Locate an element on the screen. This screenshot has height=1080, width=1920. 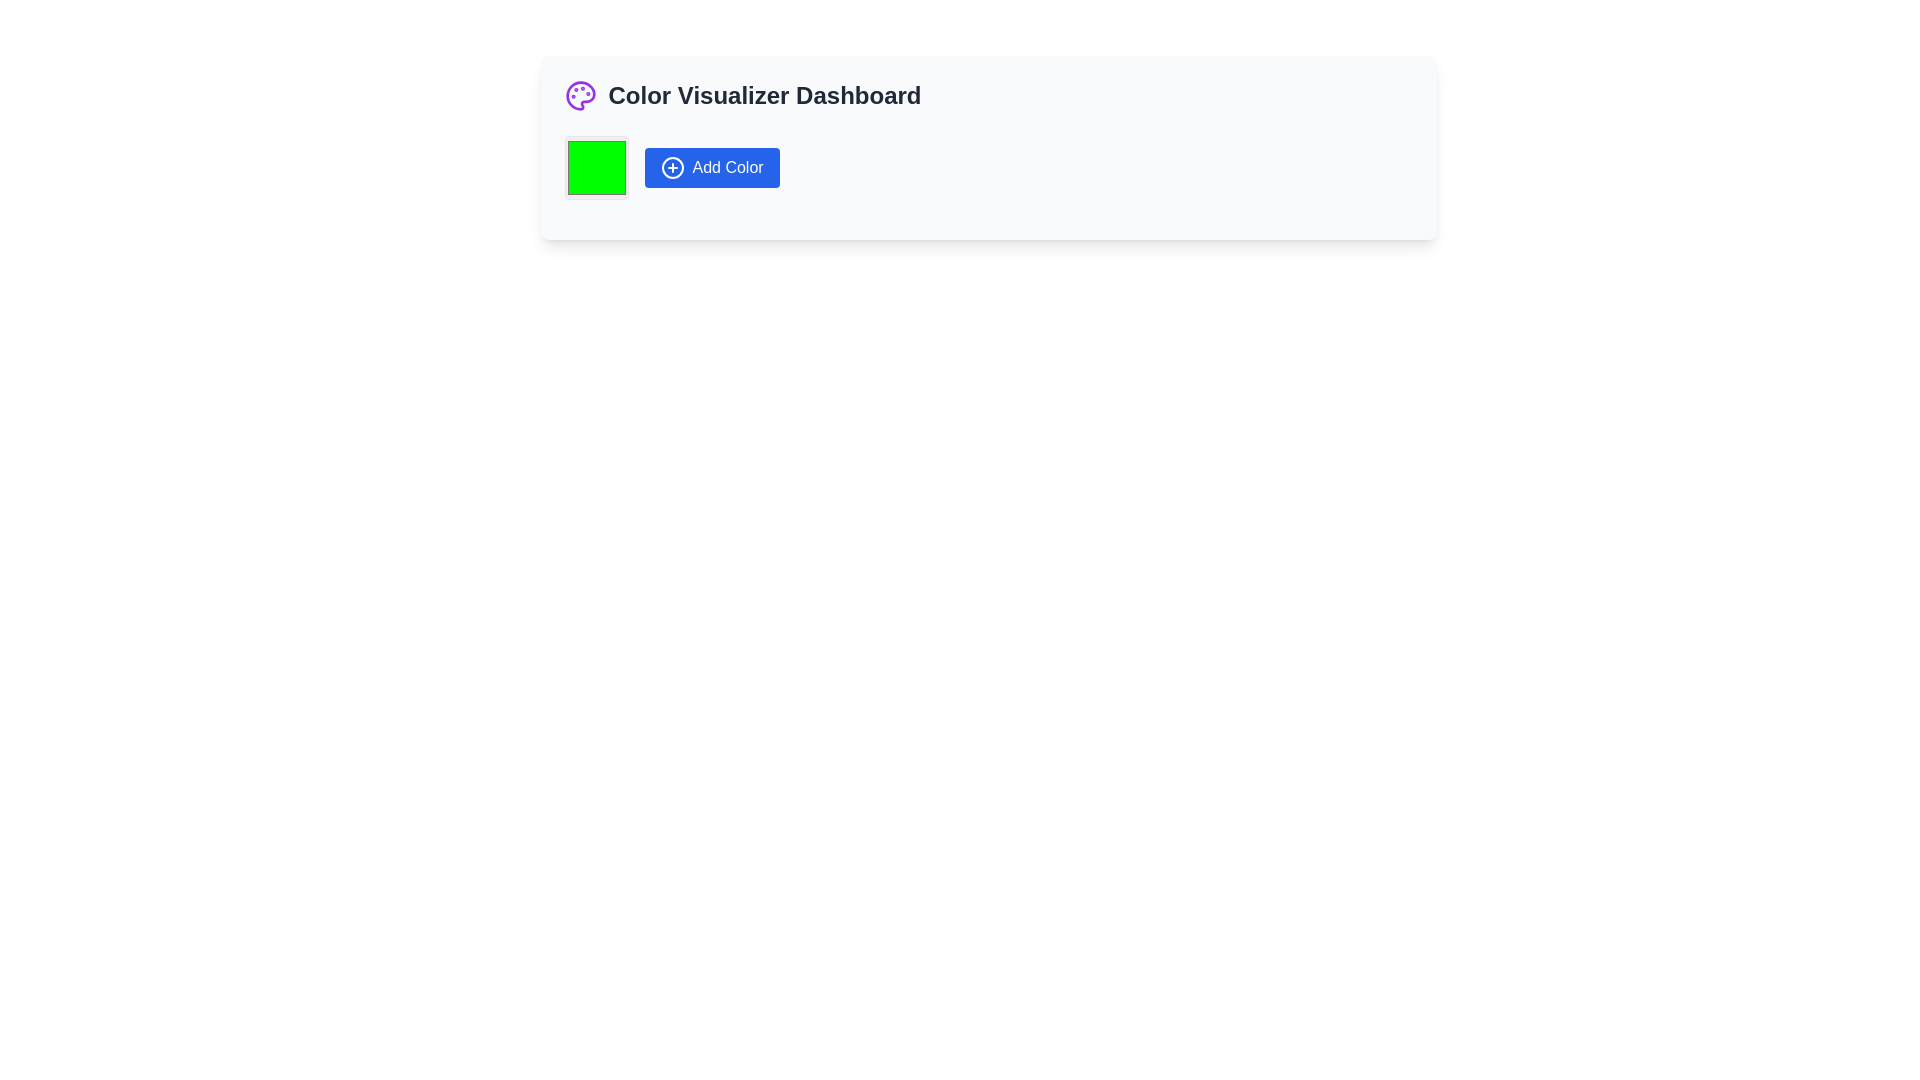
the circular SVG icon element, which is part of the 'Color Visualizer Dashboard' and located to the left of the blue 'Add Color' button is located at coordinates (672, 167).